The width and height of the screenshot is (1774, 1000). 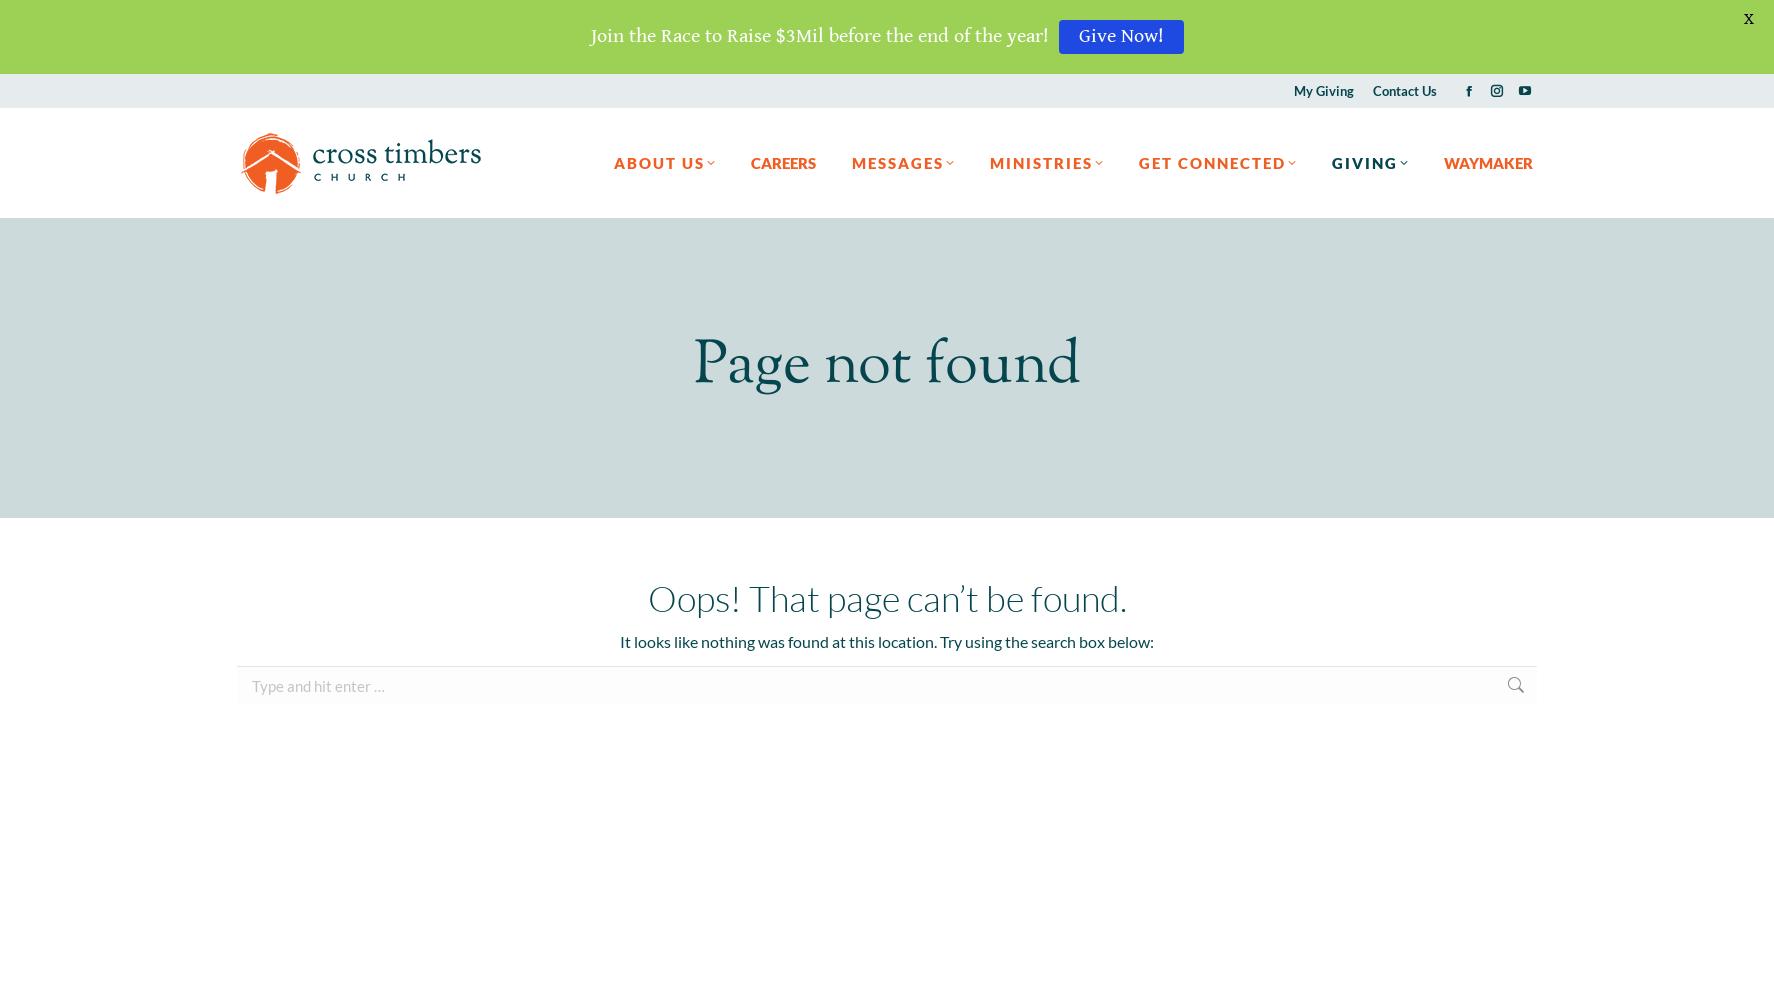 I want to click on 'CT Students', so click(x=1034, y=289).